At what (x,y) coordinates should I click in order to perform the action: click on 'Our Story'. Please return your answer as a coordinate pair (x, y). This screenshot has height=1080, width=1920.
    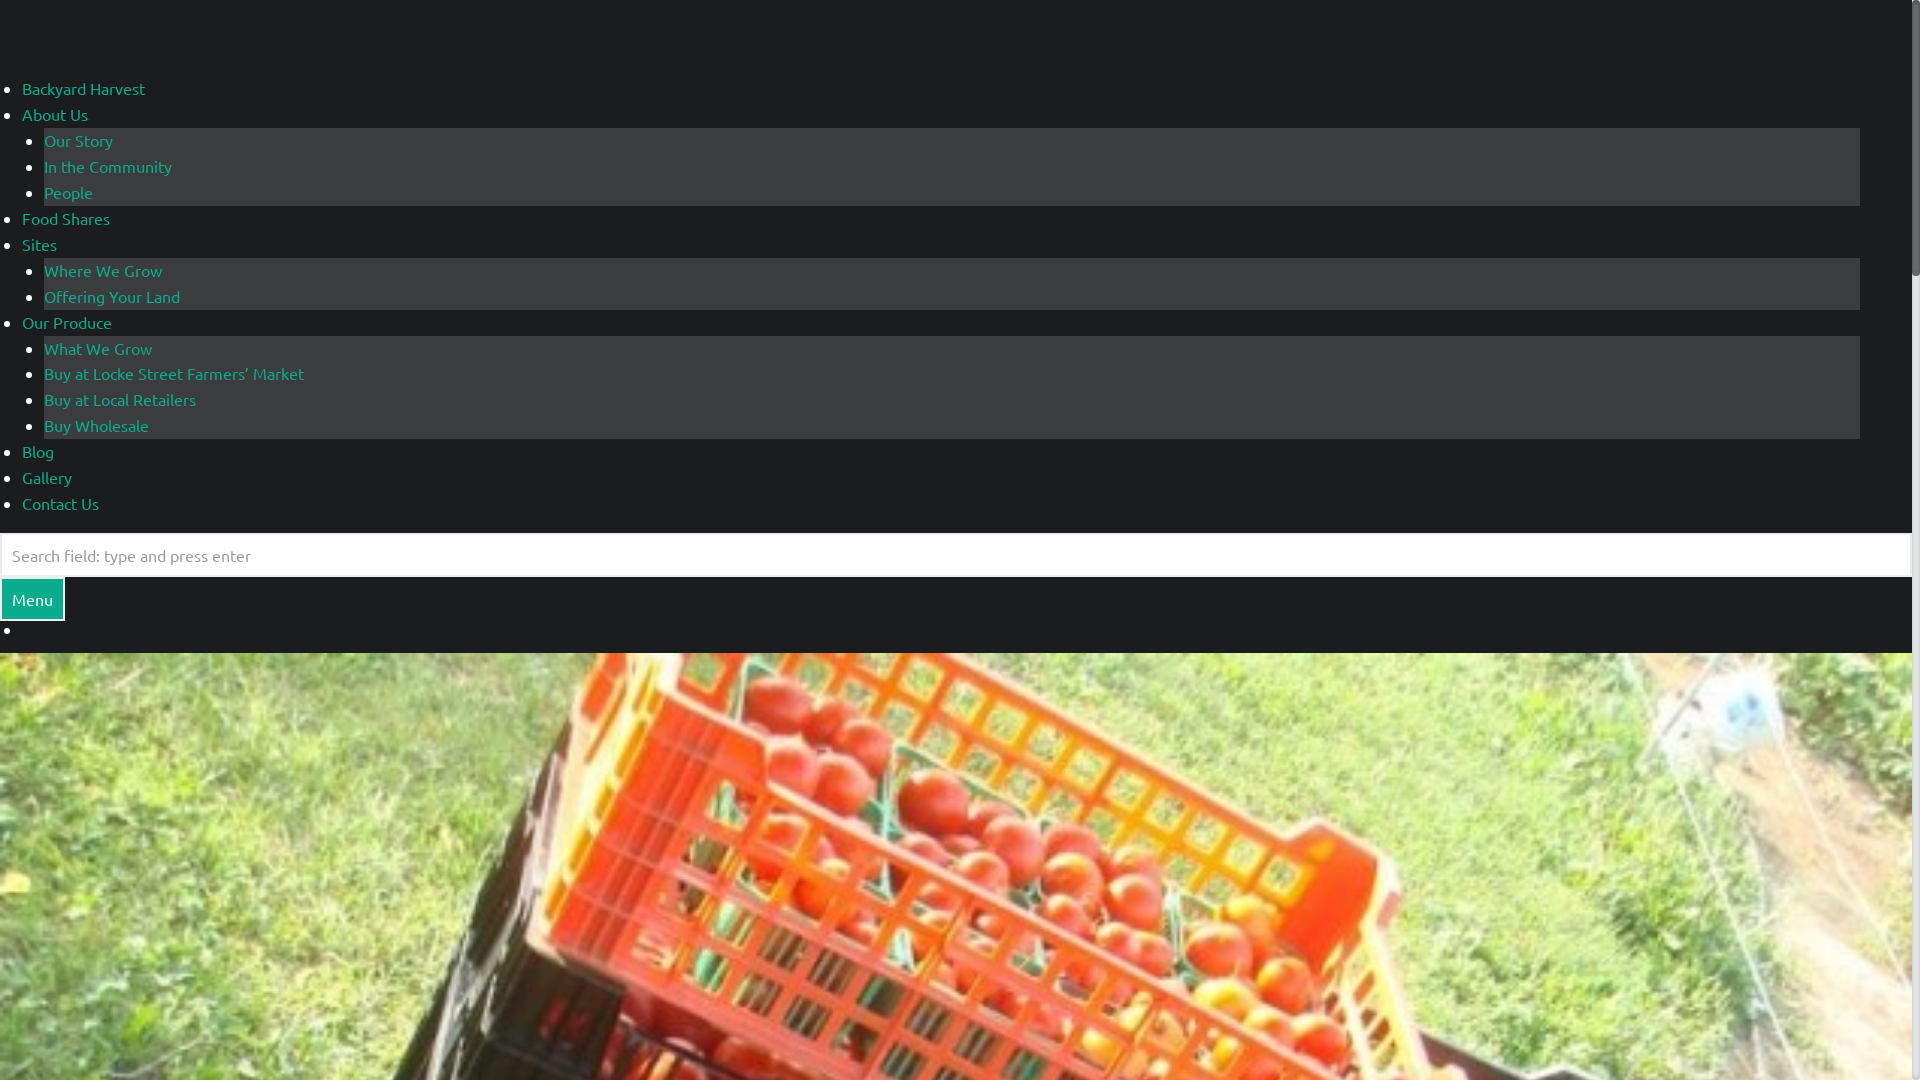
    Looking at the image, I should click on (43, 138).